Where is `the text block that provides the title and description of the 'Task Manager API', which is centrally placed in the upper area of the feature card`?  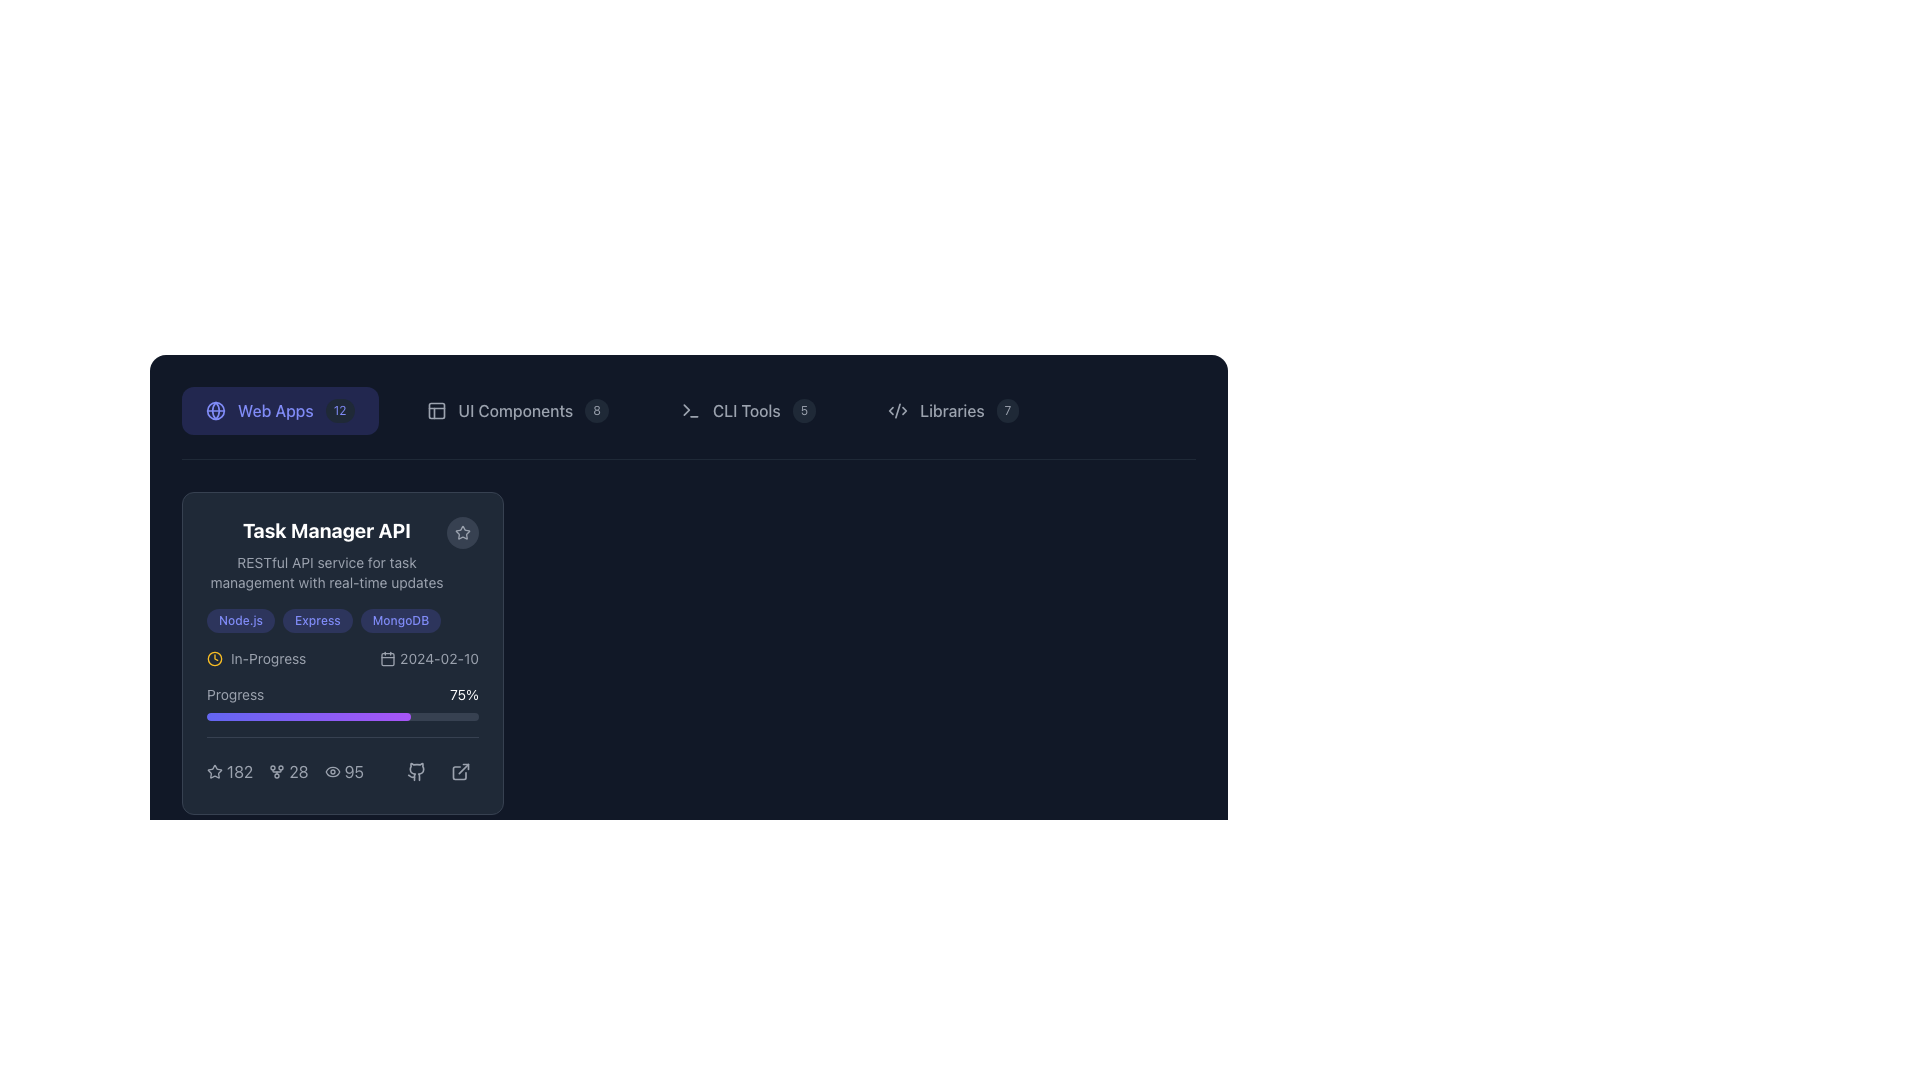
the text block that provides the title and description of the 'Task Manager API', which is centrally placed in the upper area of the feature card is located at coordinates (342, 555).